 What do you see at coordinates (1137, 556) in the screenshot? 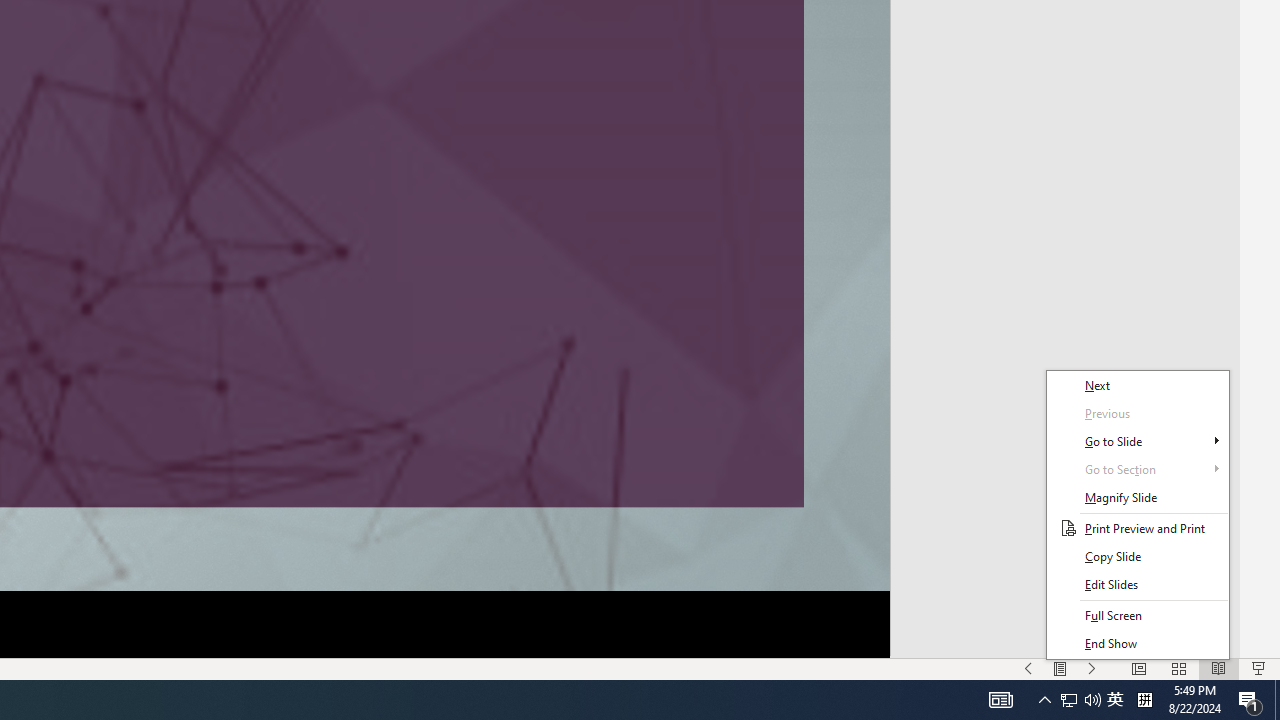
I see `'Copy Slide'` at bounding box center [1137, 556].